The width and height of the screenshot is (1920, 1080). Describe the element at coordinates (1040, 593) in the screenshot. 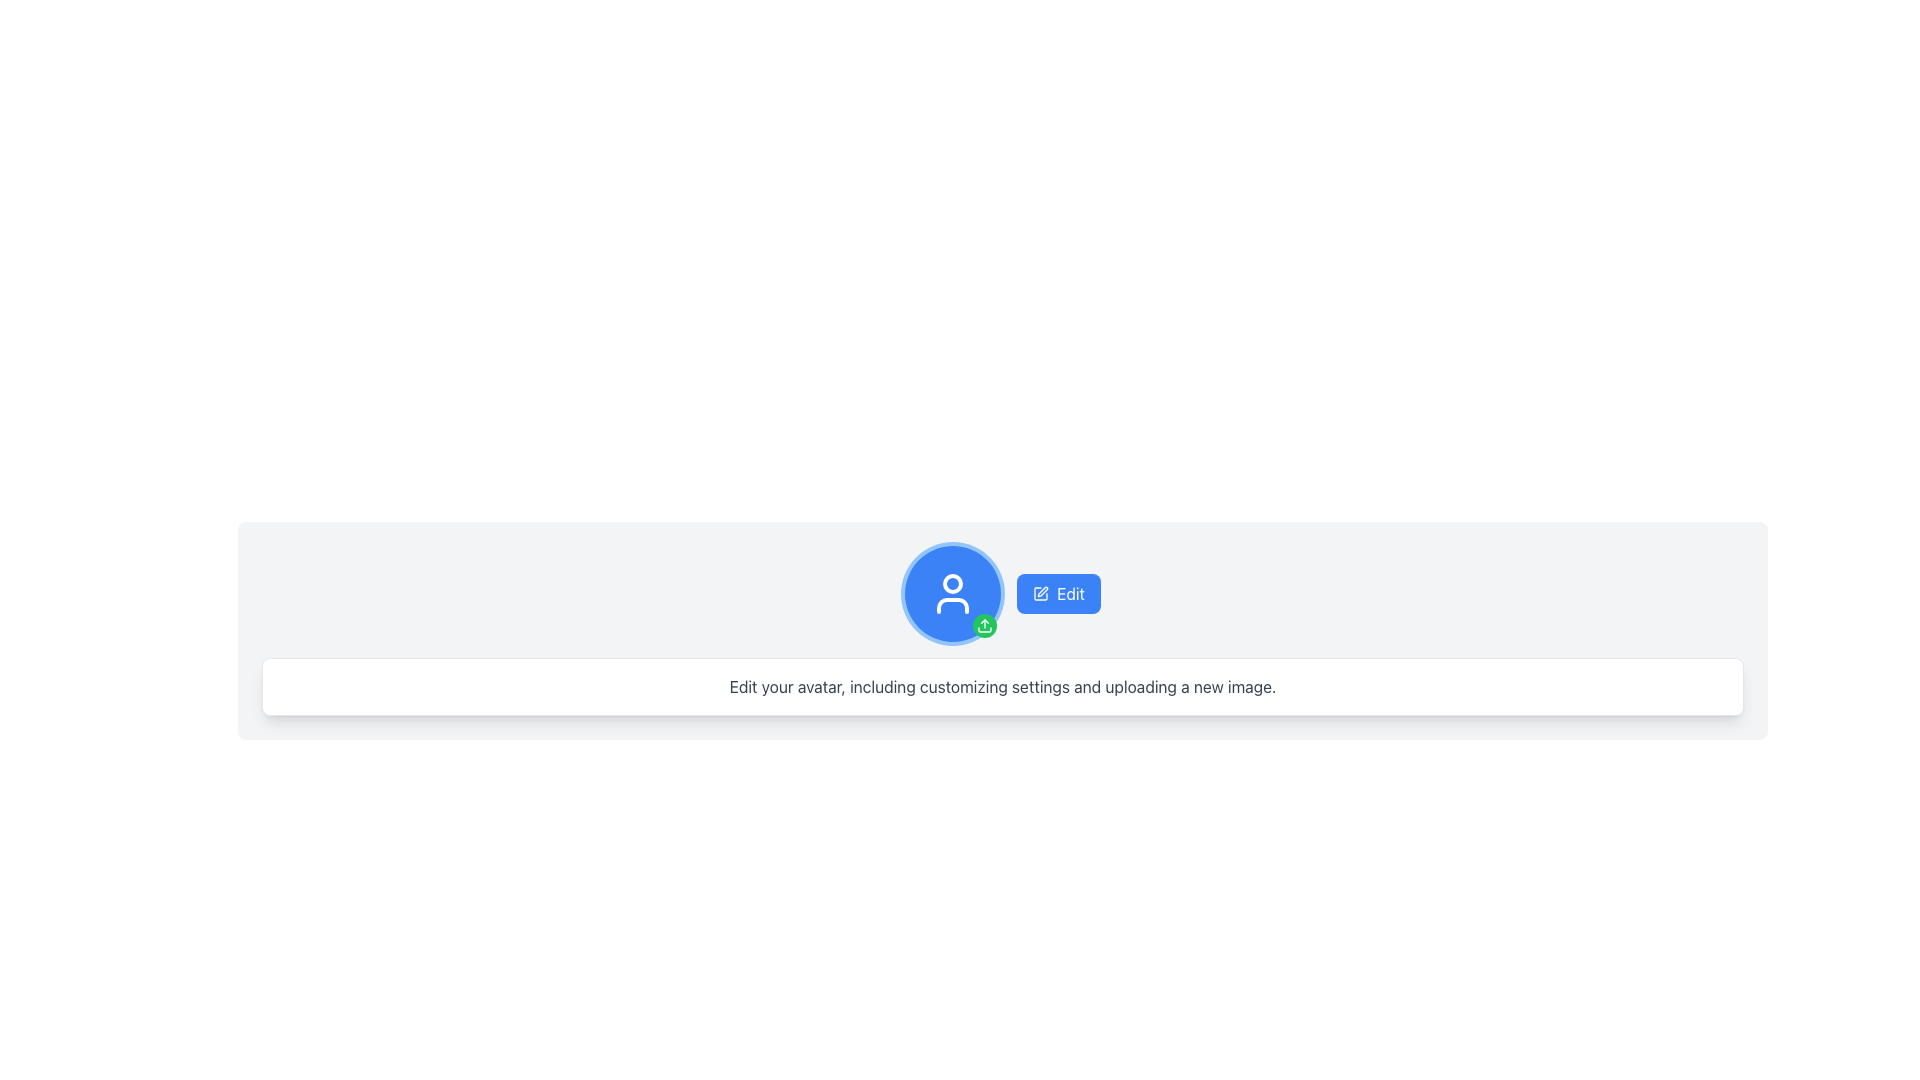

I see `the 'Edit' button that contains the minimalist pen icon outlined in light color, positioned to the left of the text 'Edit'` at that location.